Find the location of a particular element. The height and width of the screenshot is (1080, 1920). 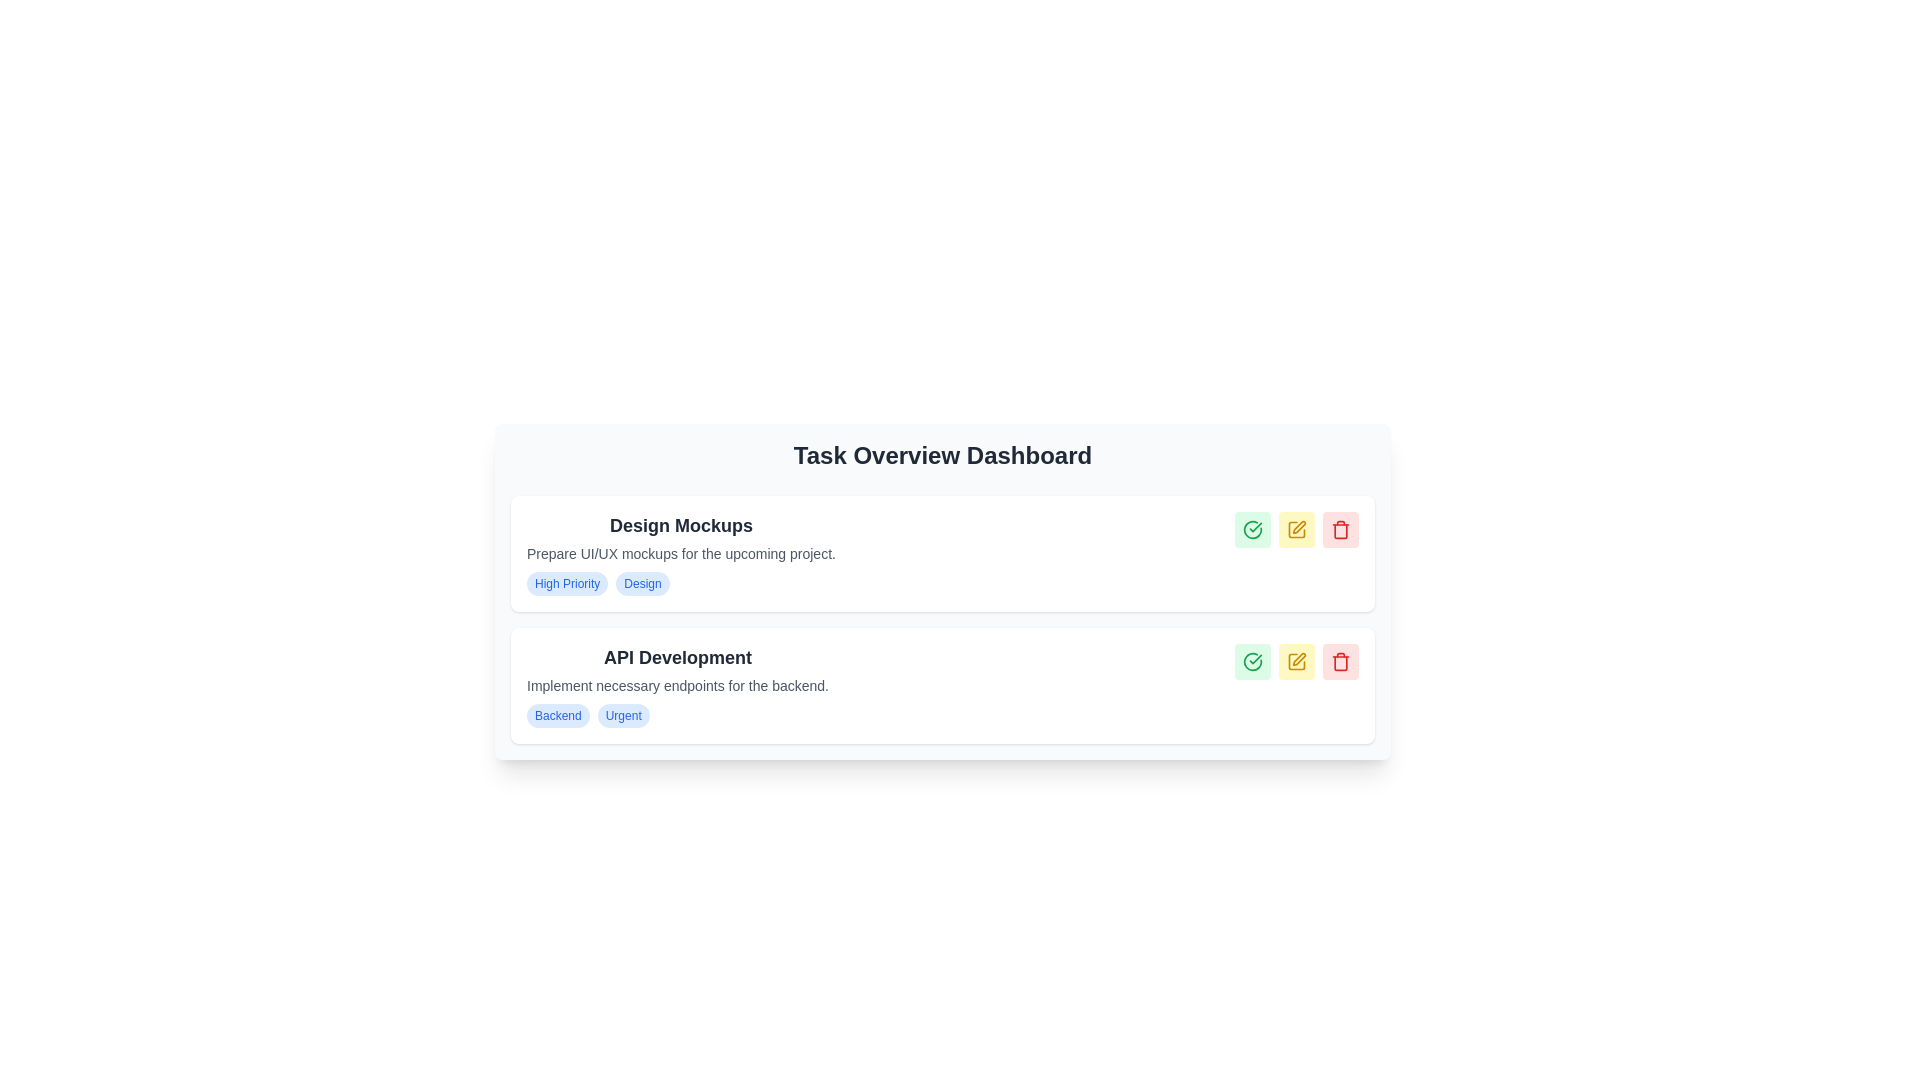

the 'Design' badge, which is a label styled with a rounded rectangle background in light blue, located in the 'Design Mockups' section of the task overview dashboard is located at coordinates (643, 583).